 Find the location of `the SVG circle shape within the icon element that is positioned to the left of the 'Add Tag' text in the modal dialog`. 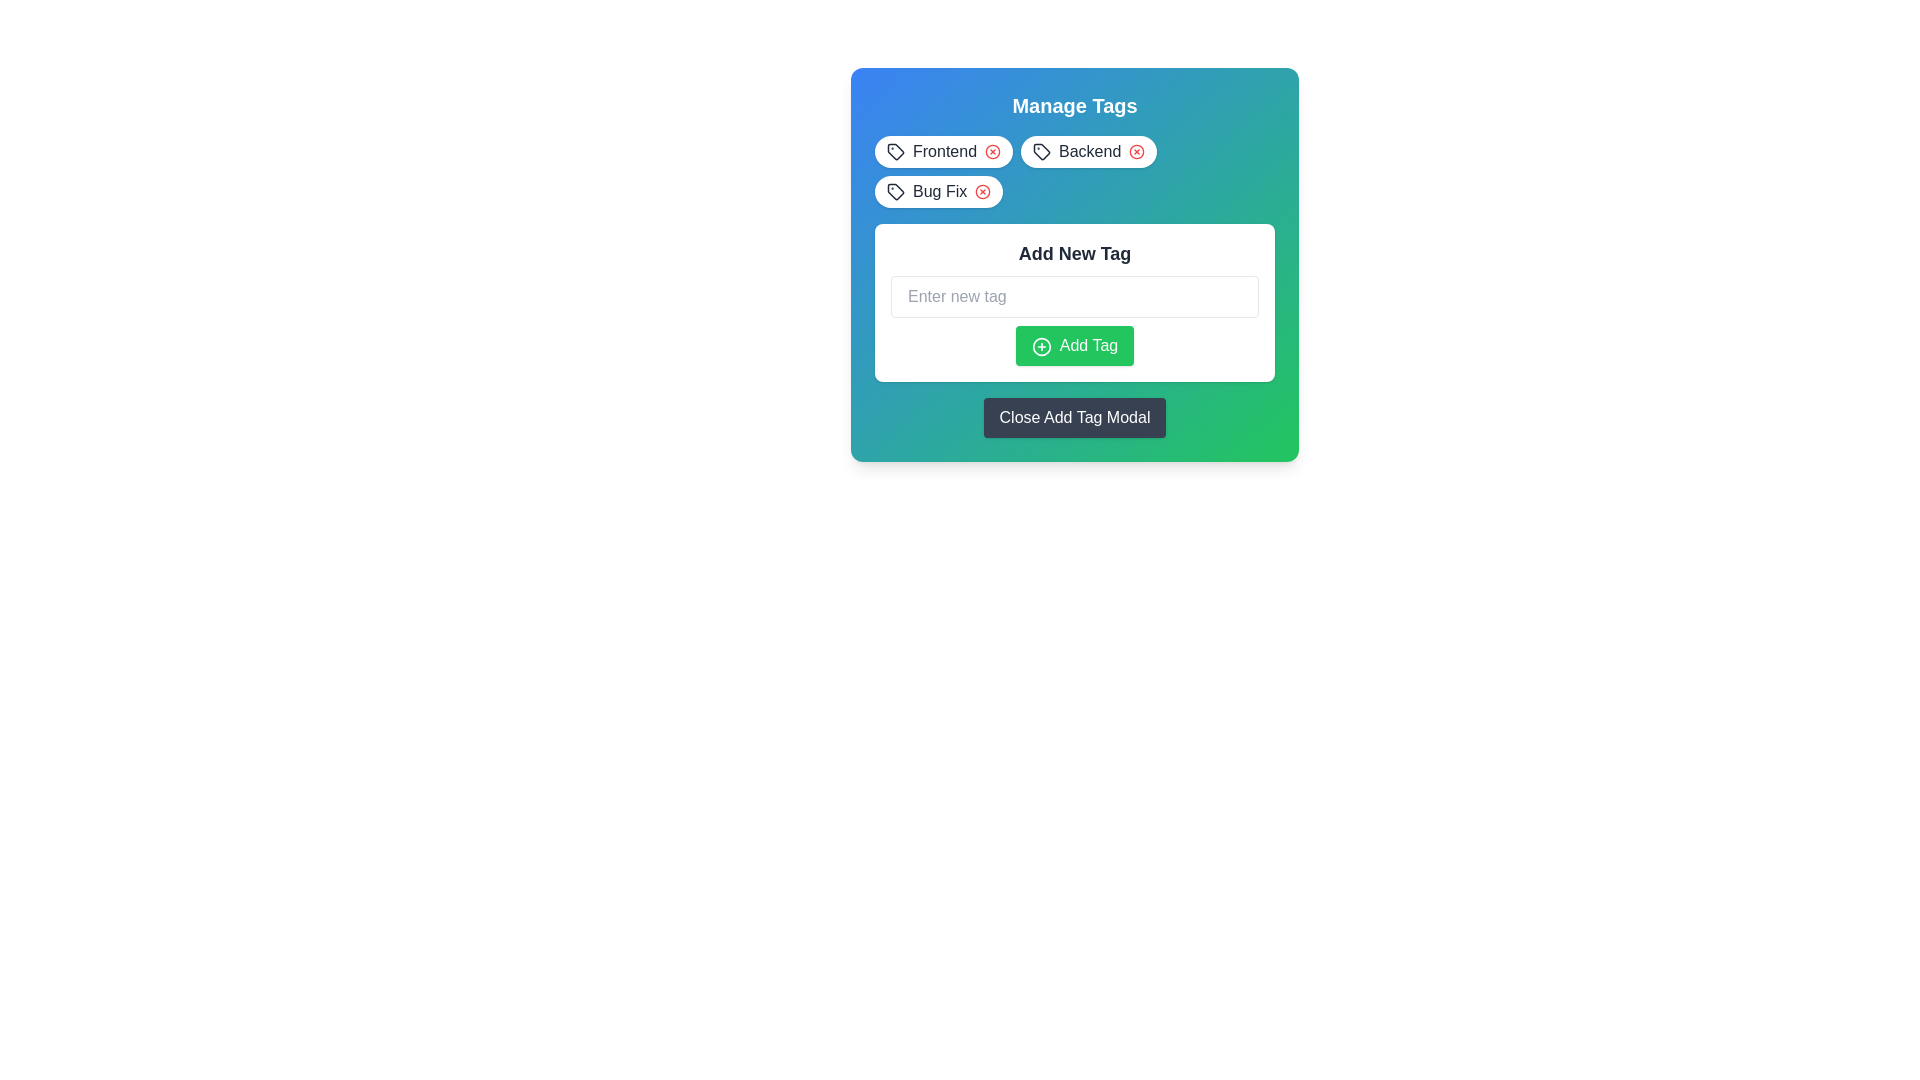

the SVG circle shape within the icon element that is positioned to the left of the 'Add Tag' text in the modal dialog is located at coordinates (1040, 345).